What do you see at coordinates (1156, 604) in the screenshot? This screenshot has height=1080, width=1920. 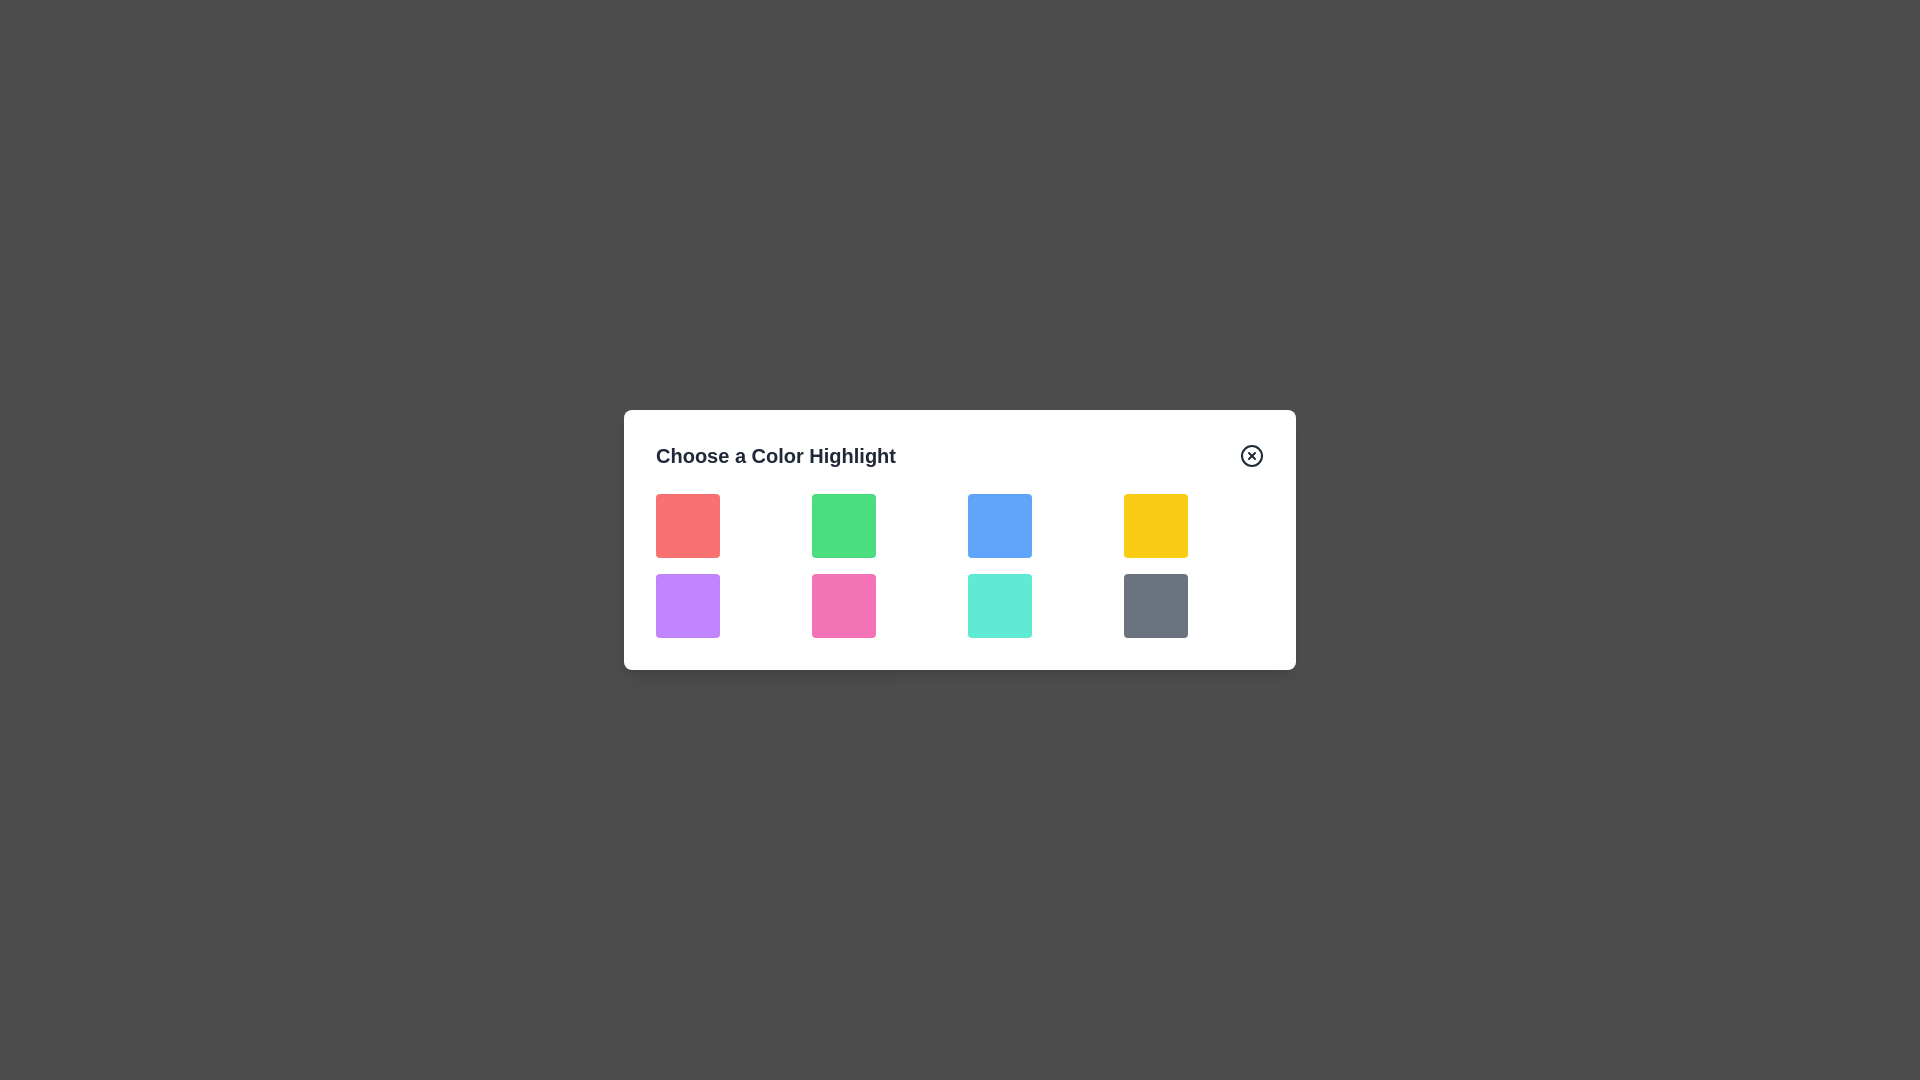 I see `the color block corresponding to gray` at bounding box center [1156, 604].